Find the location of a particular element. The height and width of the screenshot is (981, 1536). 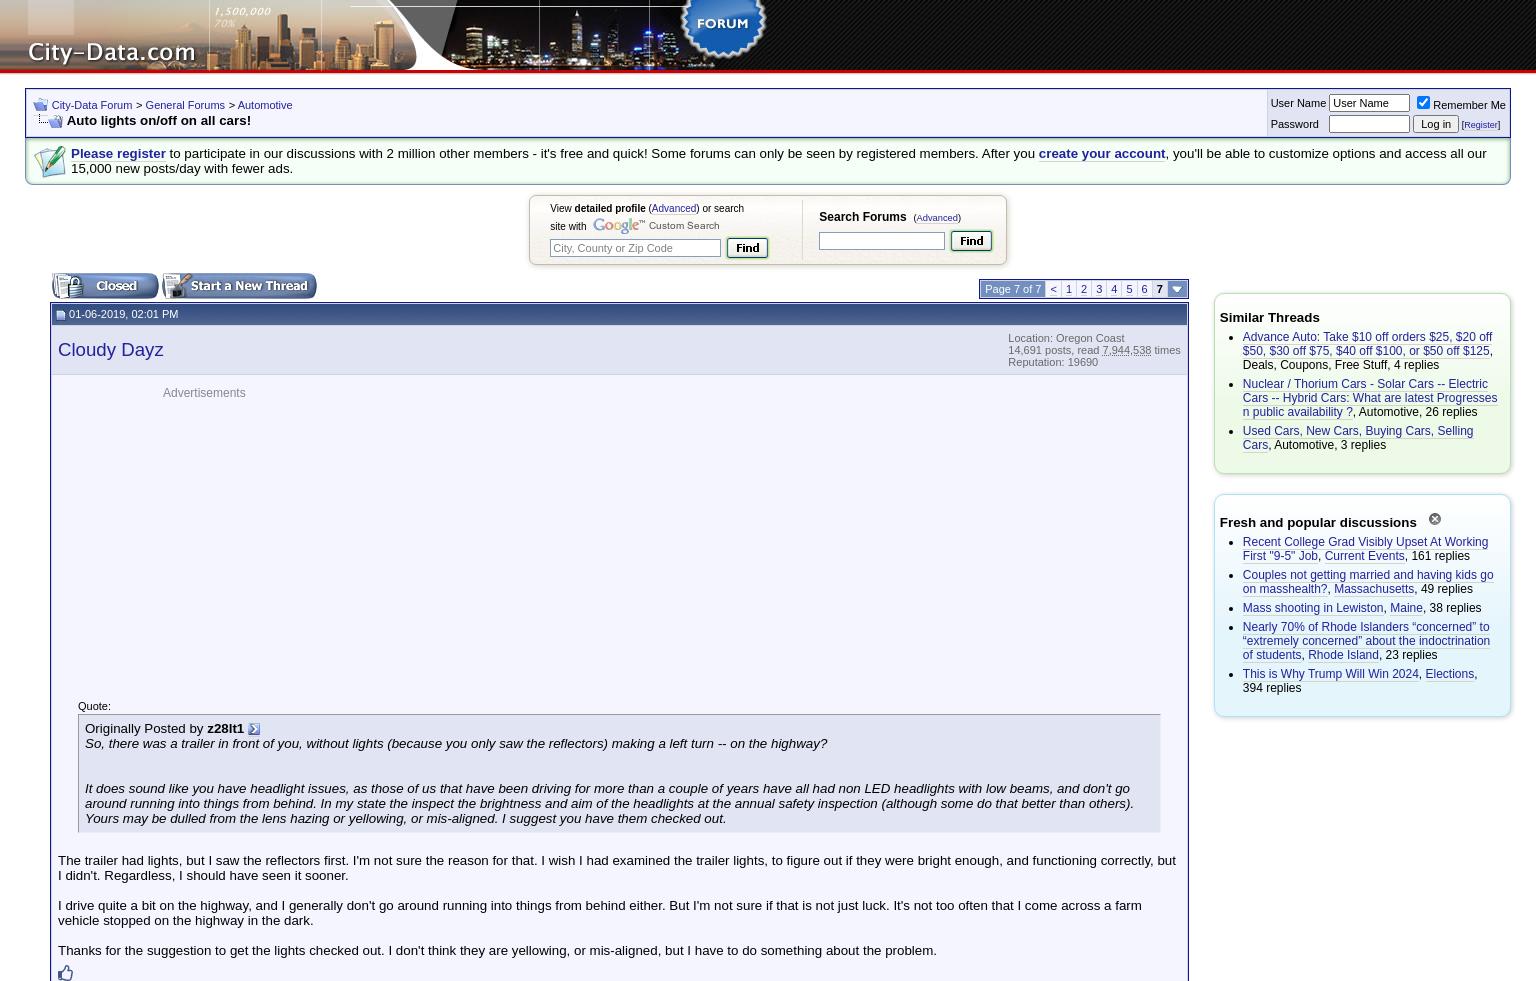

'7' is located at coordinates (1159, 288).